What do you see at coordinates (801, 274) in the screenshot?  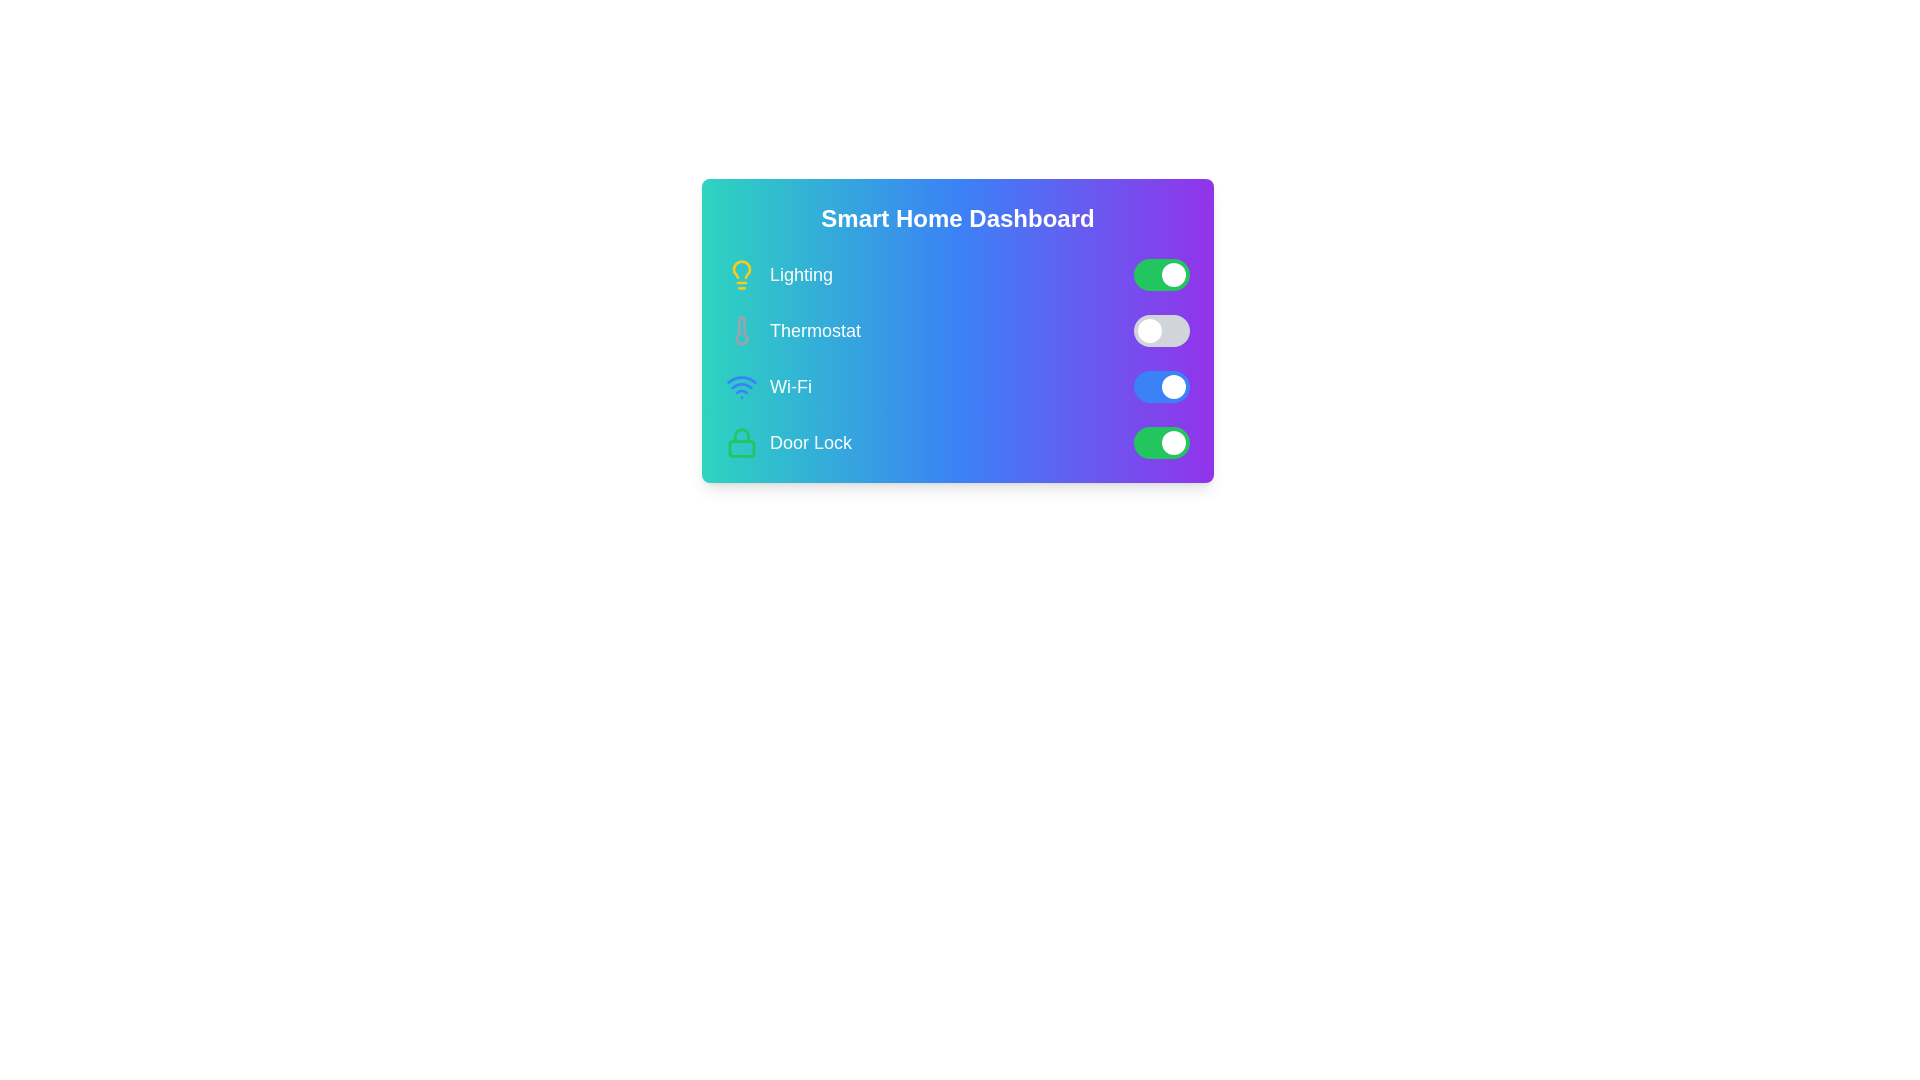 I see `the 'Lighting' text label in the Smart Home Dashboard, which is positioned to the right of a yellow lightbulb icon` at bounding box center [801, 274].